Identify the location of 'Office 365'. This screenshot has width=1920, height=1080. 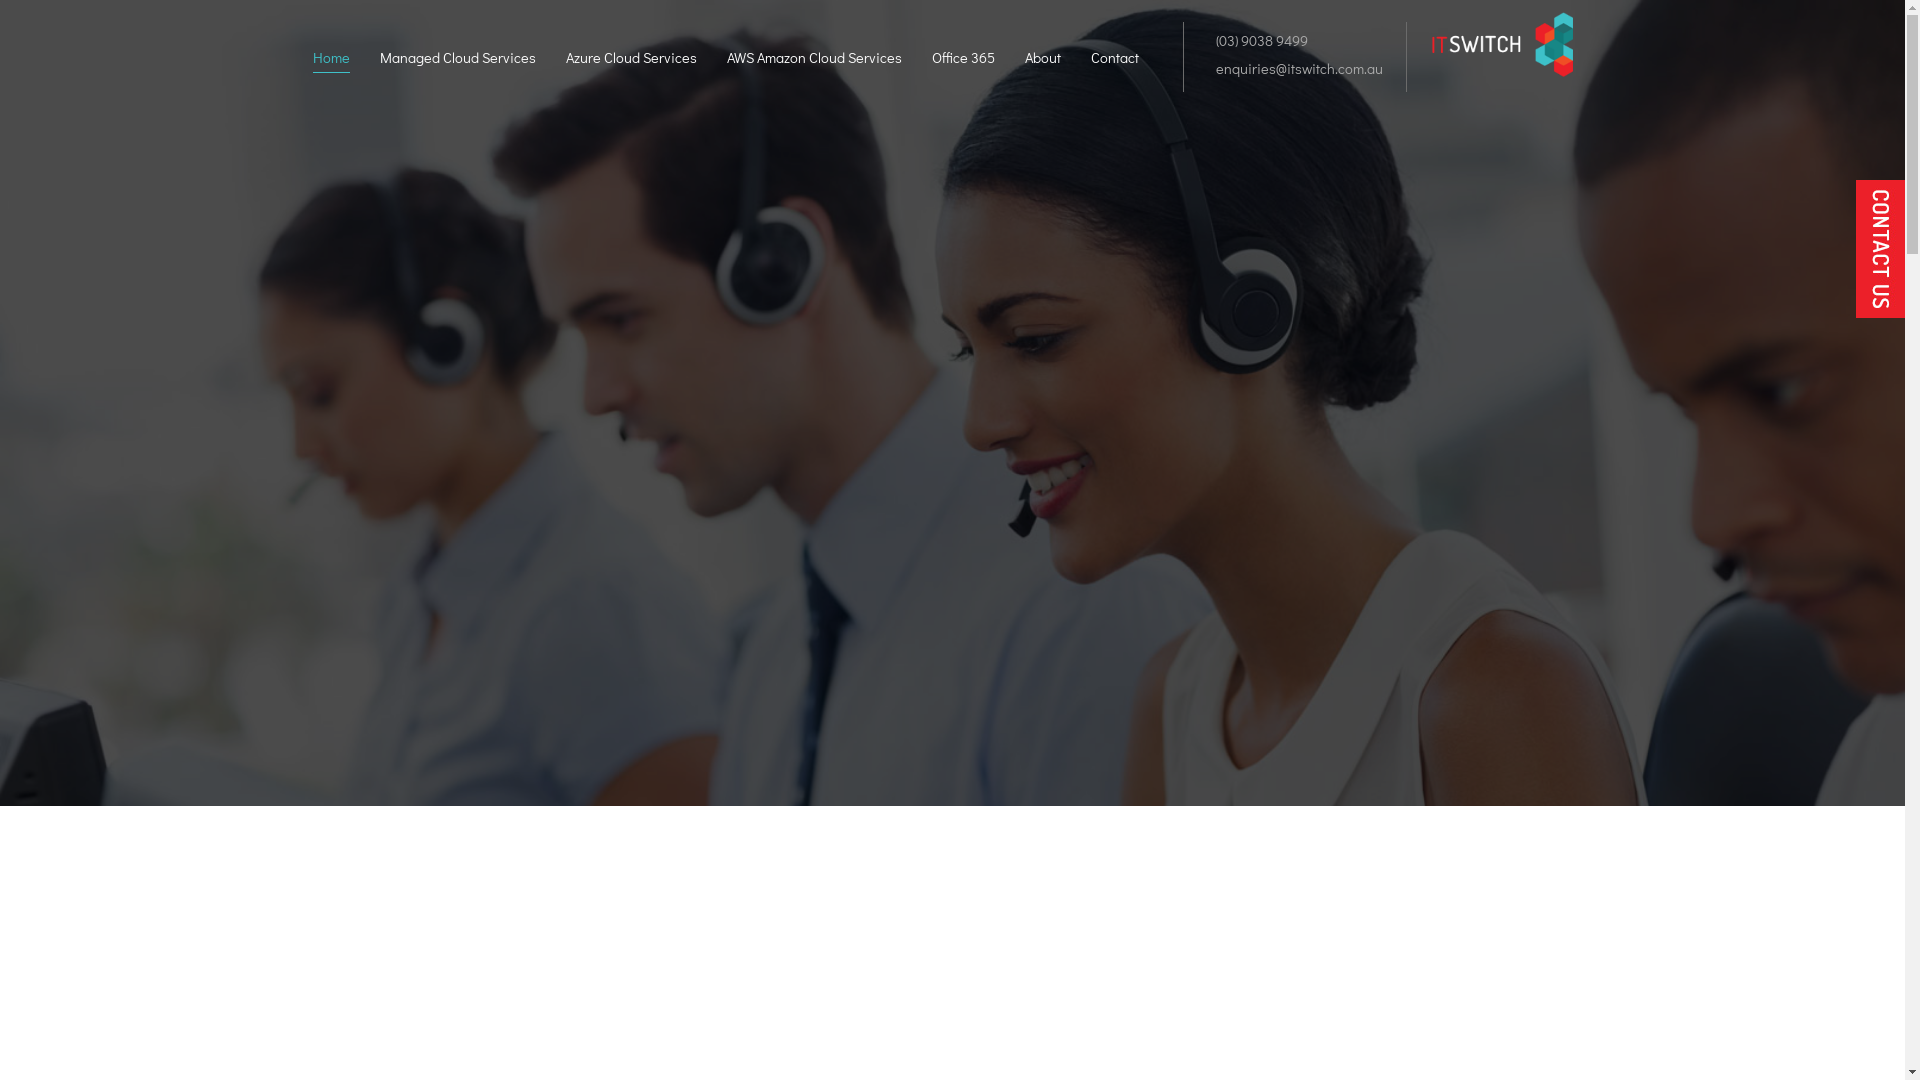
(963, 59).